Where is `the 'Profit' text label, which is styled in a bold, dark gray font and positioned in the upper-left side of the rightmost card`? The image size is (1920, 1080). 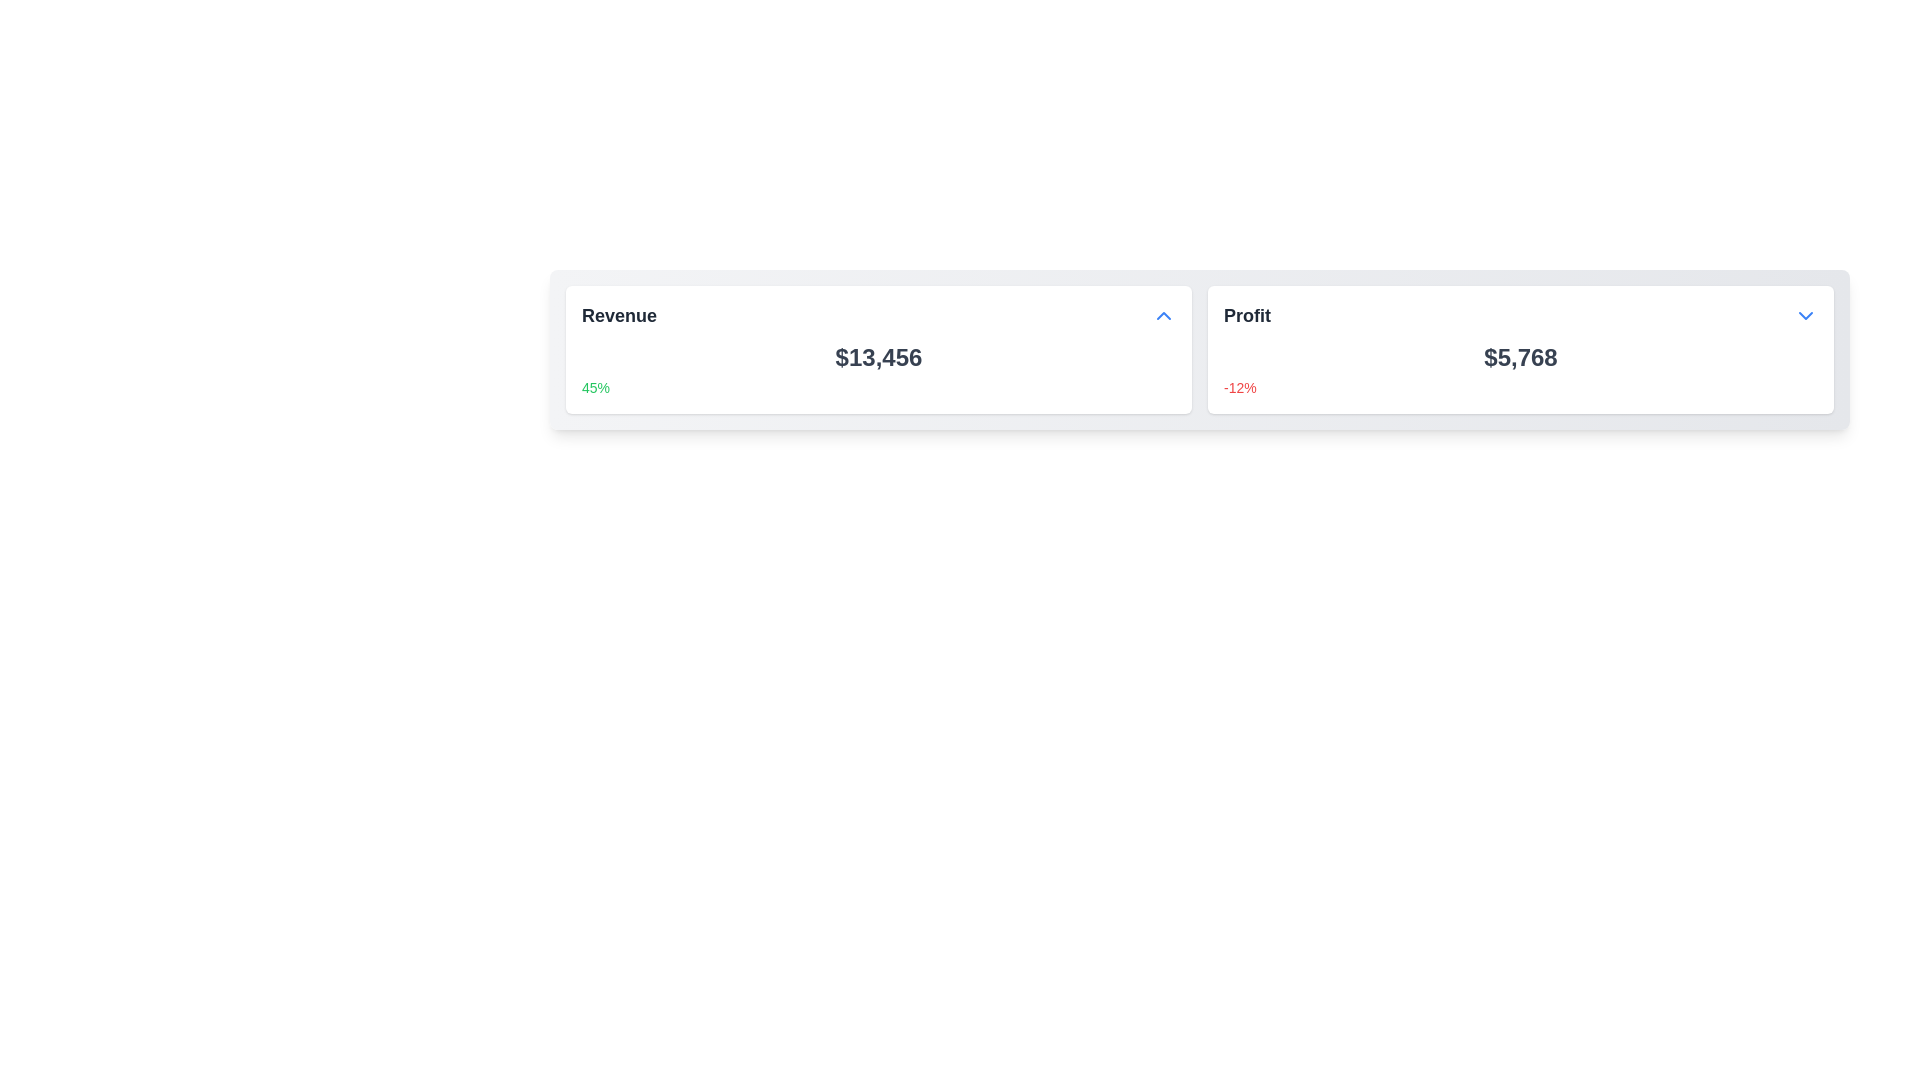 the 'Profit' text label, which is styled in a bold, dark gray font and positioned in the upper-left side of the rightmost card is located at coordinates (1246, 315).